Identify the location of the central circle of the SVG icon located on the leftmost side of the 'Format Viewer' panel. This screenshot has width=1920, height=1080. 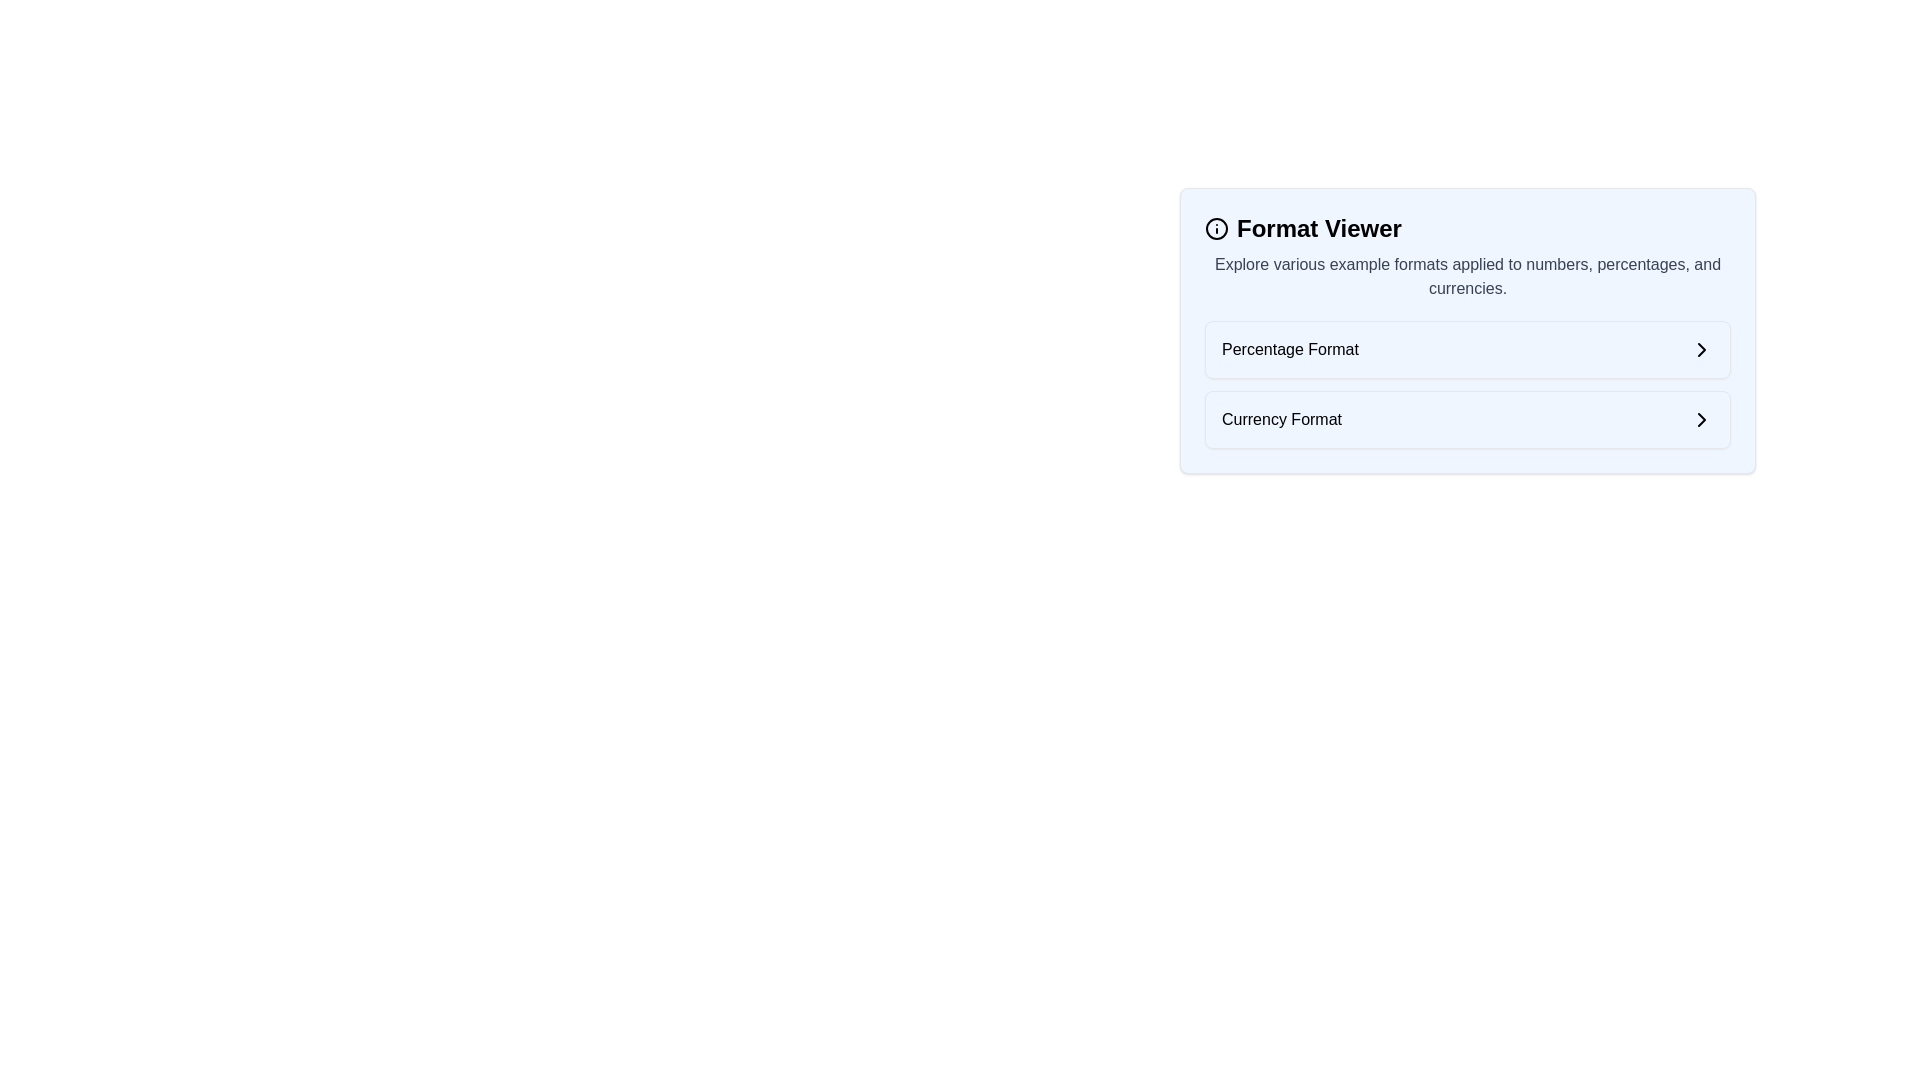
(1216, 227).